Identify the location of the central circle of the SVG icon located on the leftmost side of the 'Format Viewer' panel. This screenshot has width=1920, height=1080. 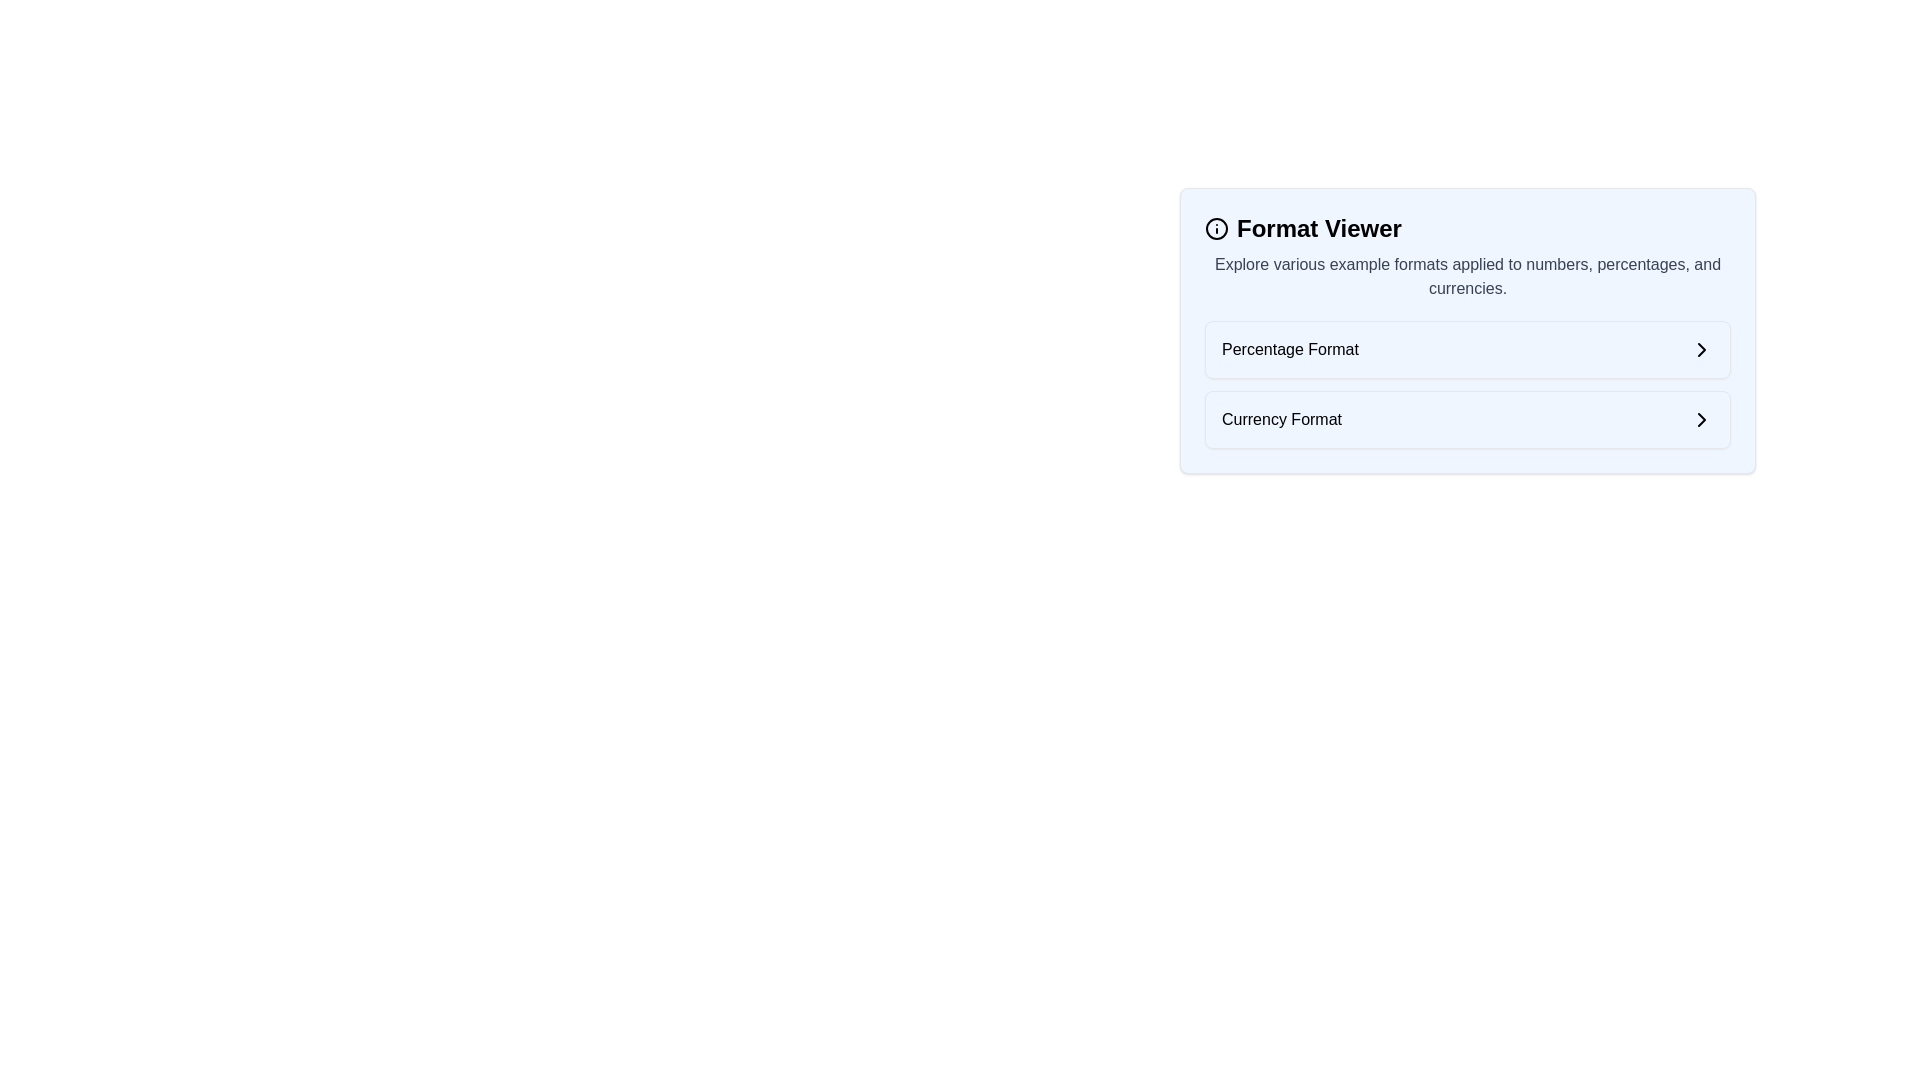
(1216, 227).